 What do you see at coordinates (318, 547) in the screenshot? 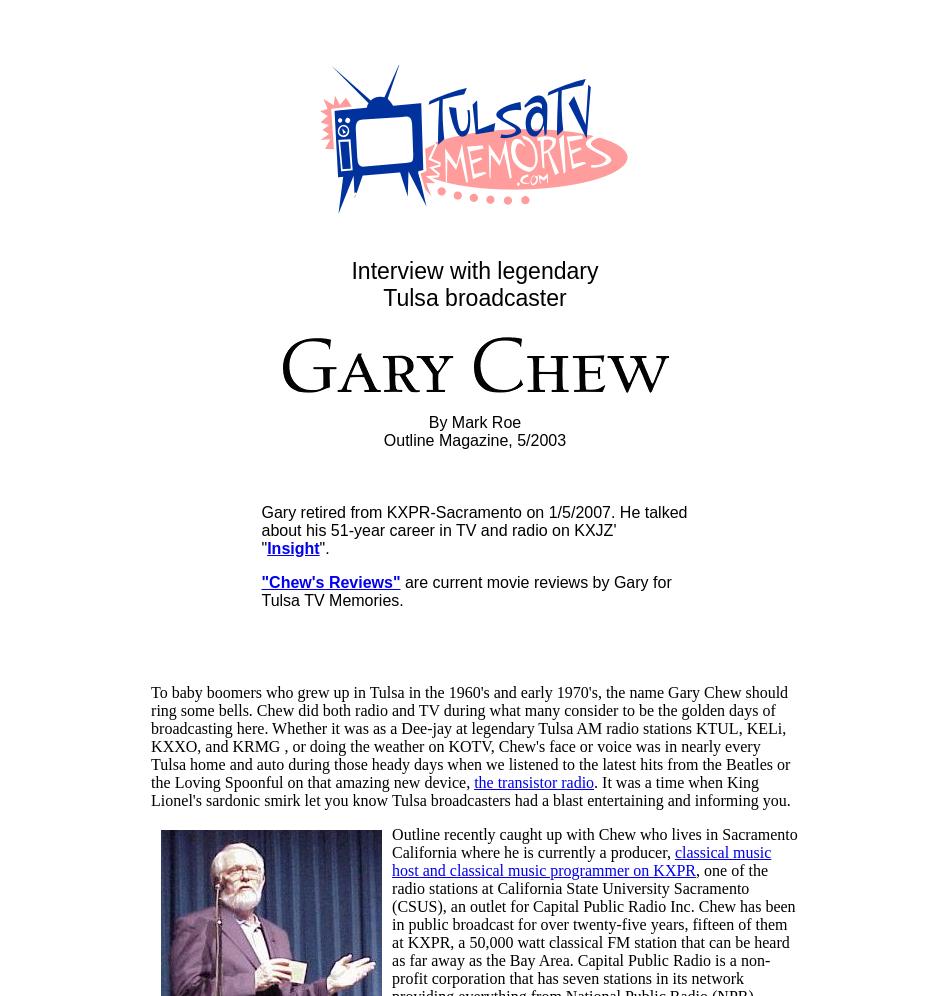
I see `'".'` at bounding box center [318, 547].